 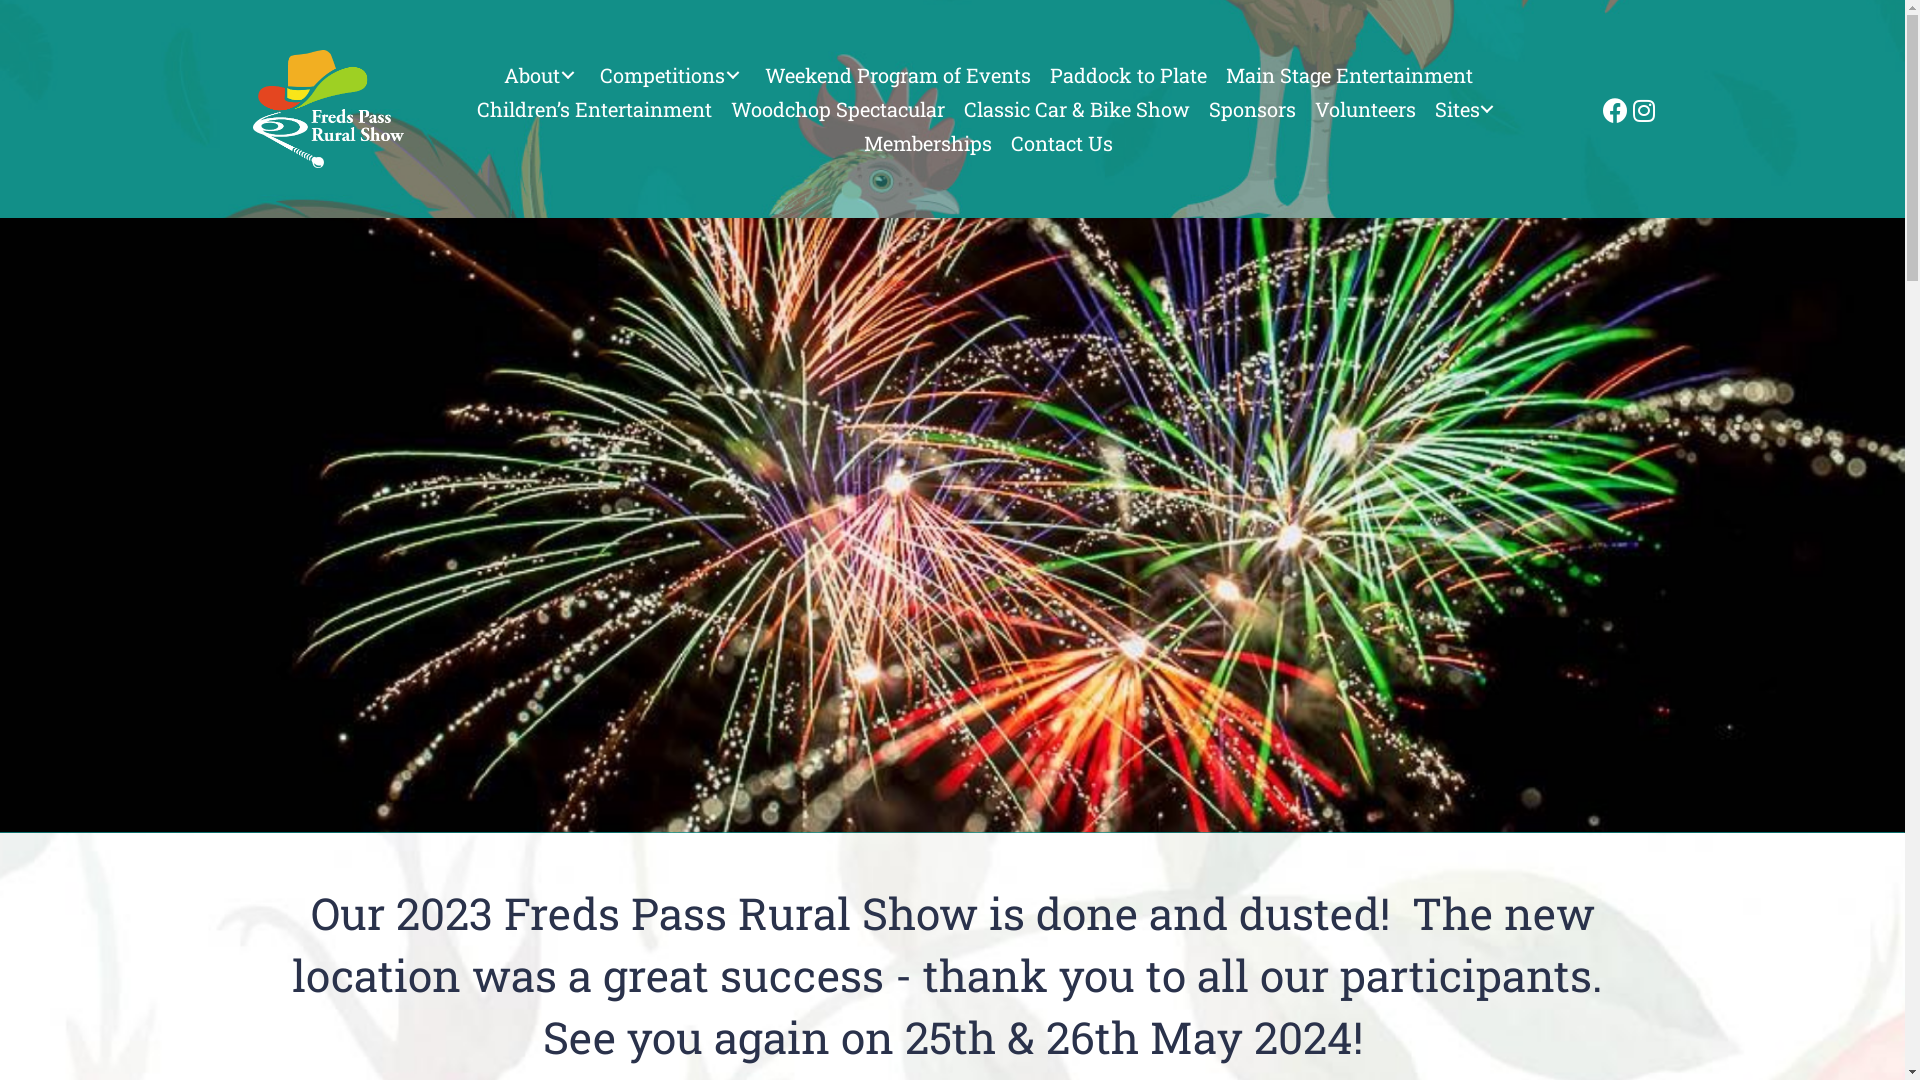 What do you see at coordinates (542, 73) in the screenshot?
I see `'About'` at bounding box center [542, 73].